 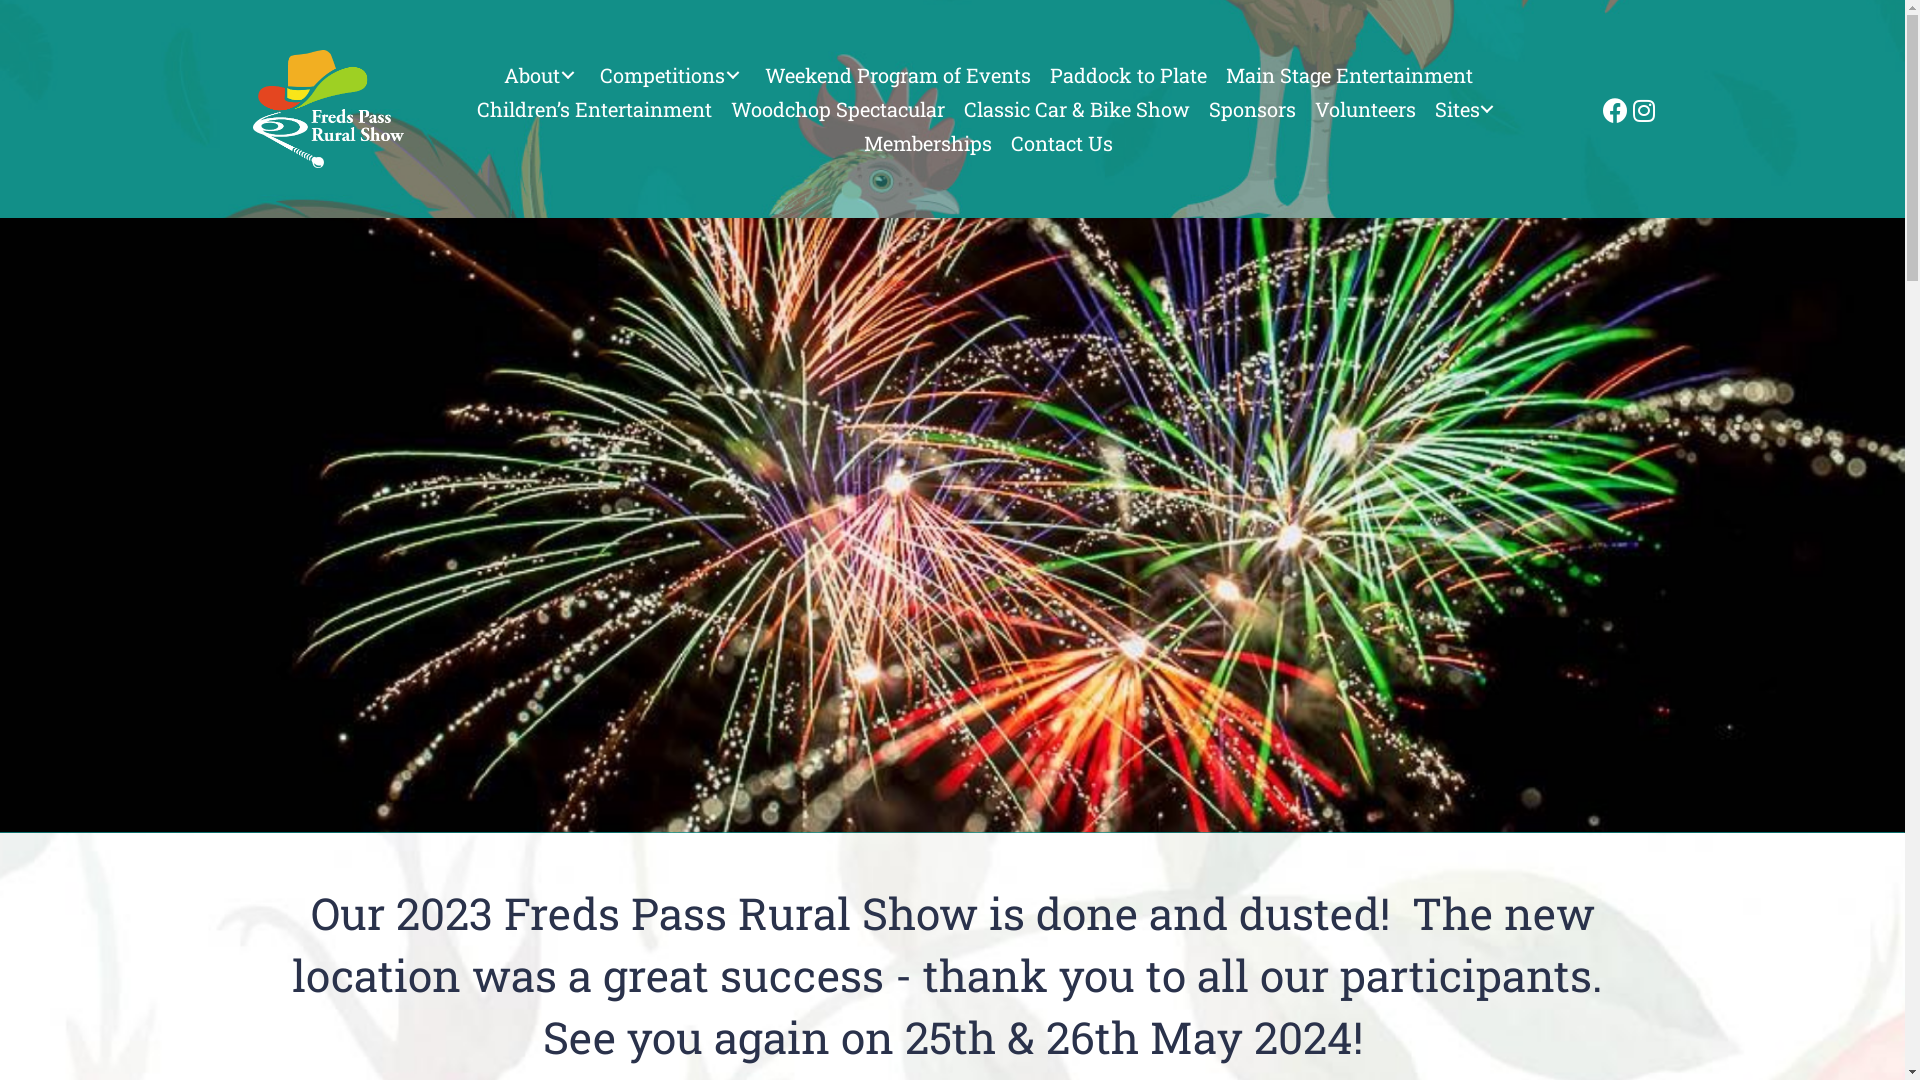 What do you see at coordinates (542, 73) in the screenshot?
I see `'About'` at bounding box center [542, 73].